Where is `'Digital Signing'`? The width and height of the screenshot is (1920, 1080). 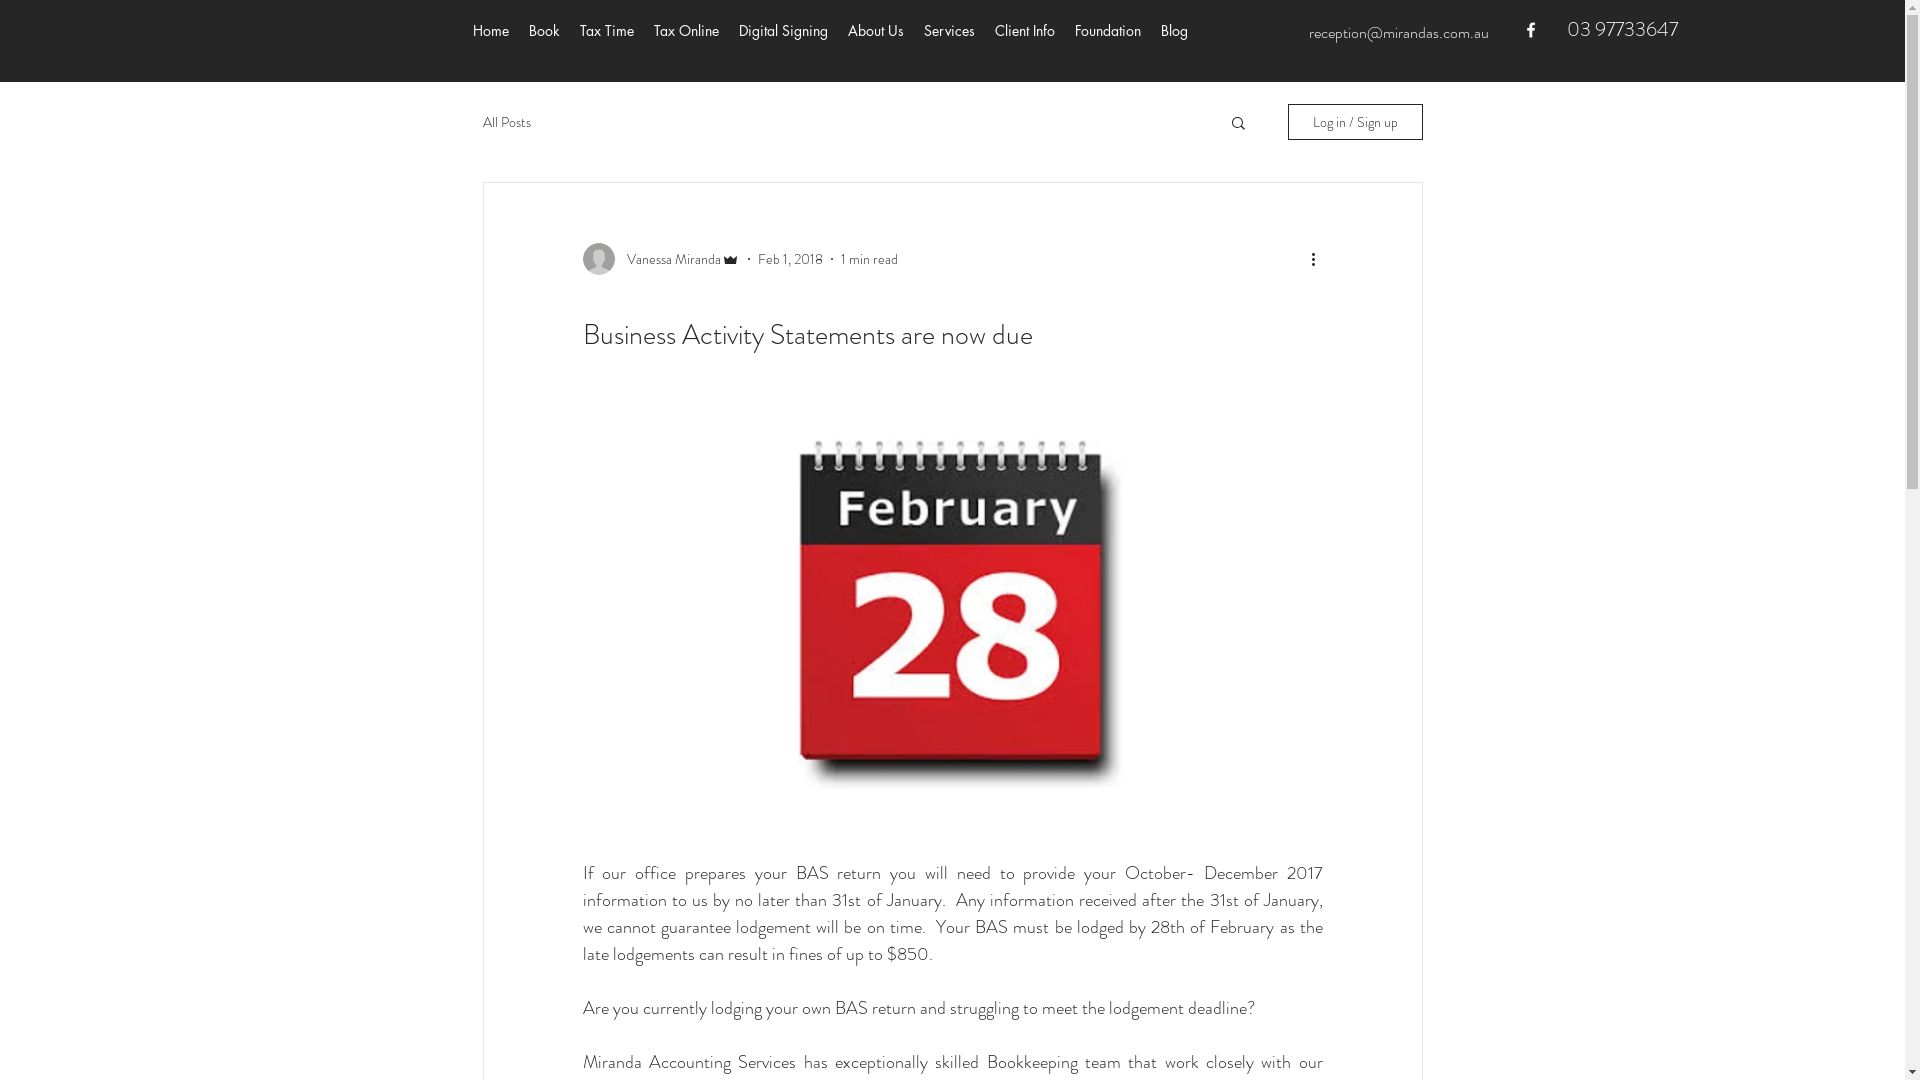 'Digital Signing' is located at coordinates (781, 30).